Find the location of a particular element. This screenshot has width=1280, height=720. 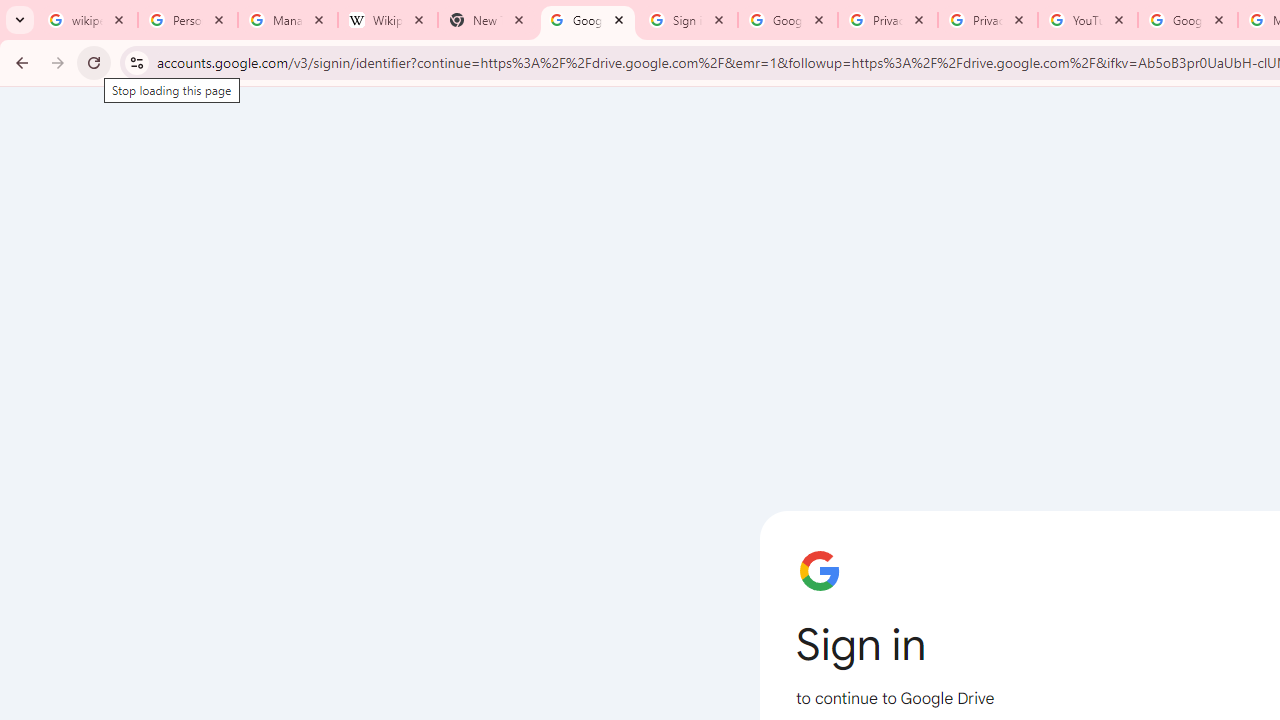

'Manage your Location History - Google Search Help' is located at coordinates (287, 20).